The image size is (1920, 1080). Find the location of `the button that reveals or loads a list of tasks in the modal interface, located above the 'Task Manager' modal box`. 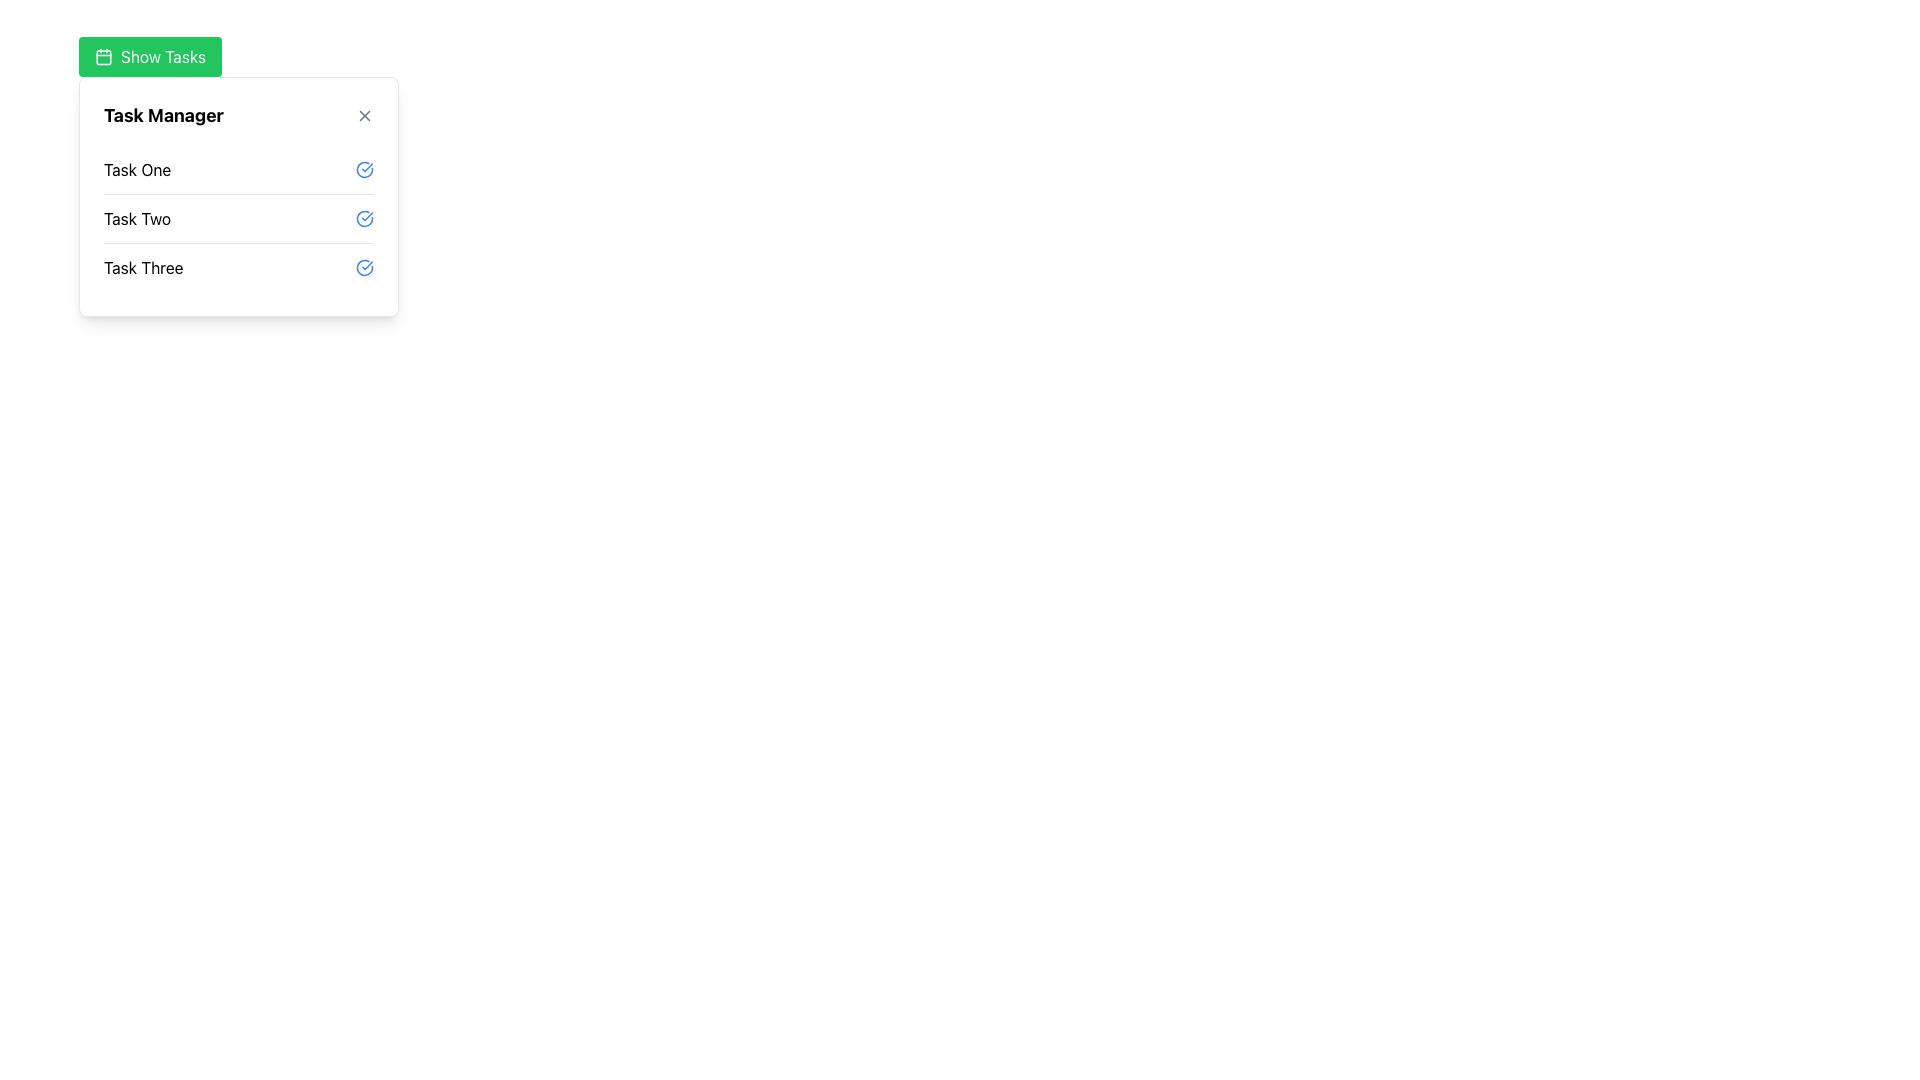

the button that reveals or loads a list of tasks in the modal interface, located above the 'Task Manager' modal box is located at coordinates (149, 56).